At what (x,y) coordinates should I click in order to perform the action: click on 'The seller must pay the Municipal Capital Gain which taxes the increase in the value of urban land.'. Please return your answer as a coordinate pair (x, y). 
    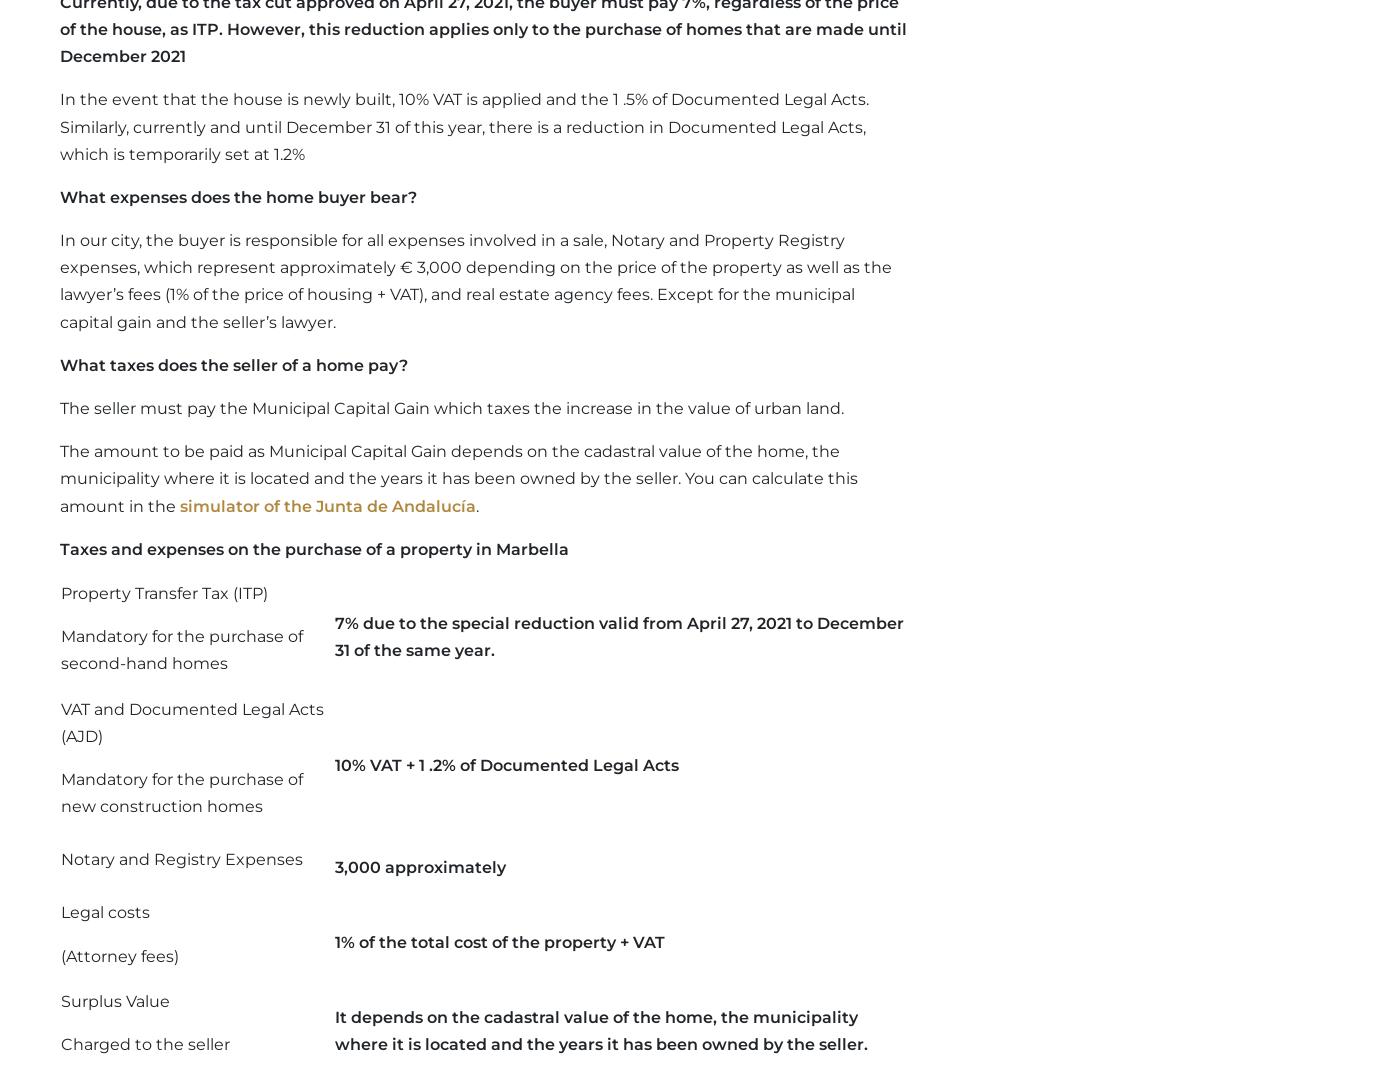
    Looking at the image, I should click on (452, 407).